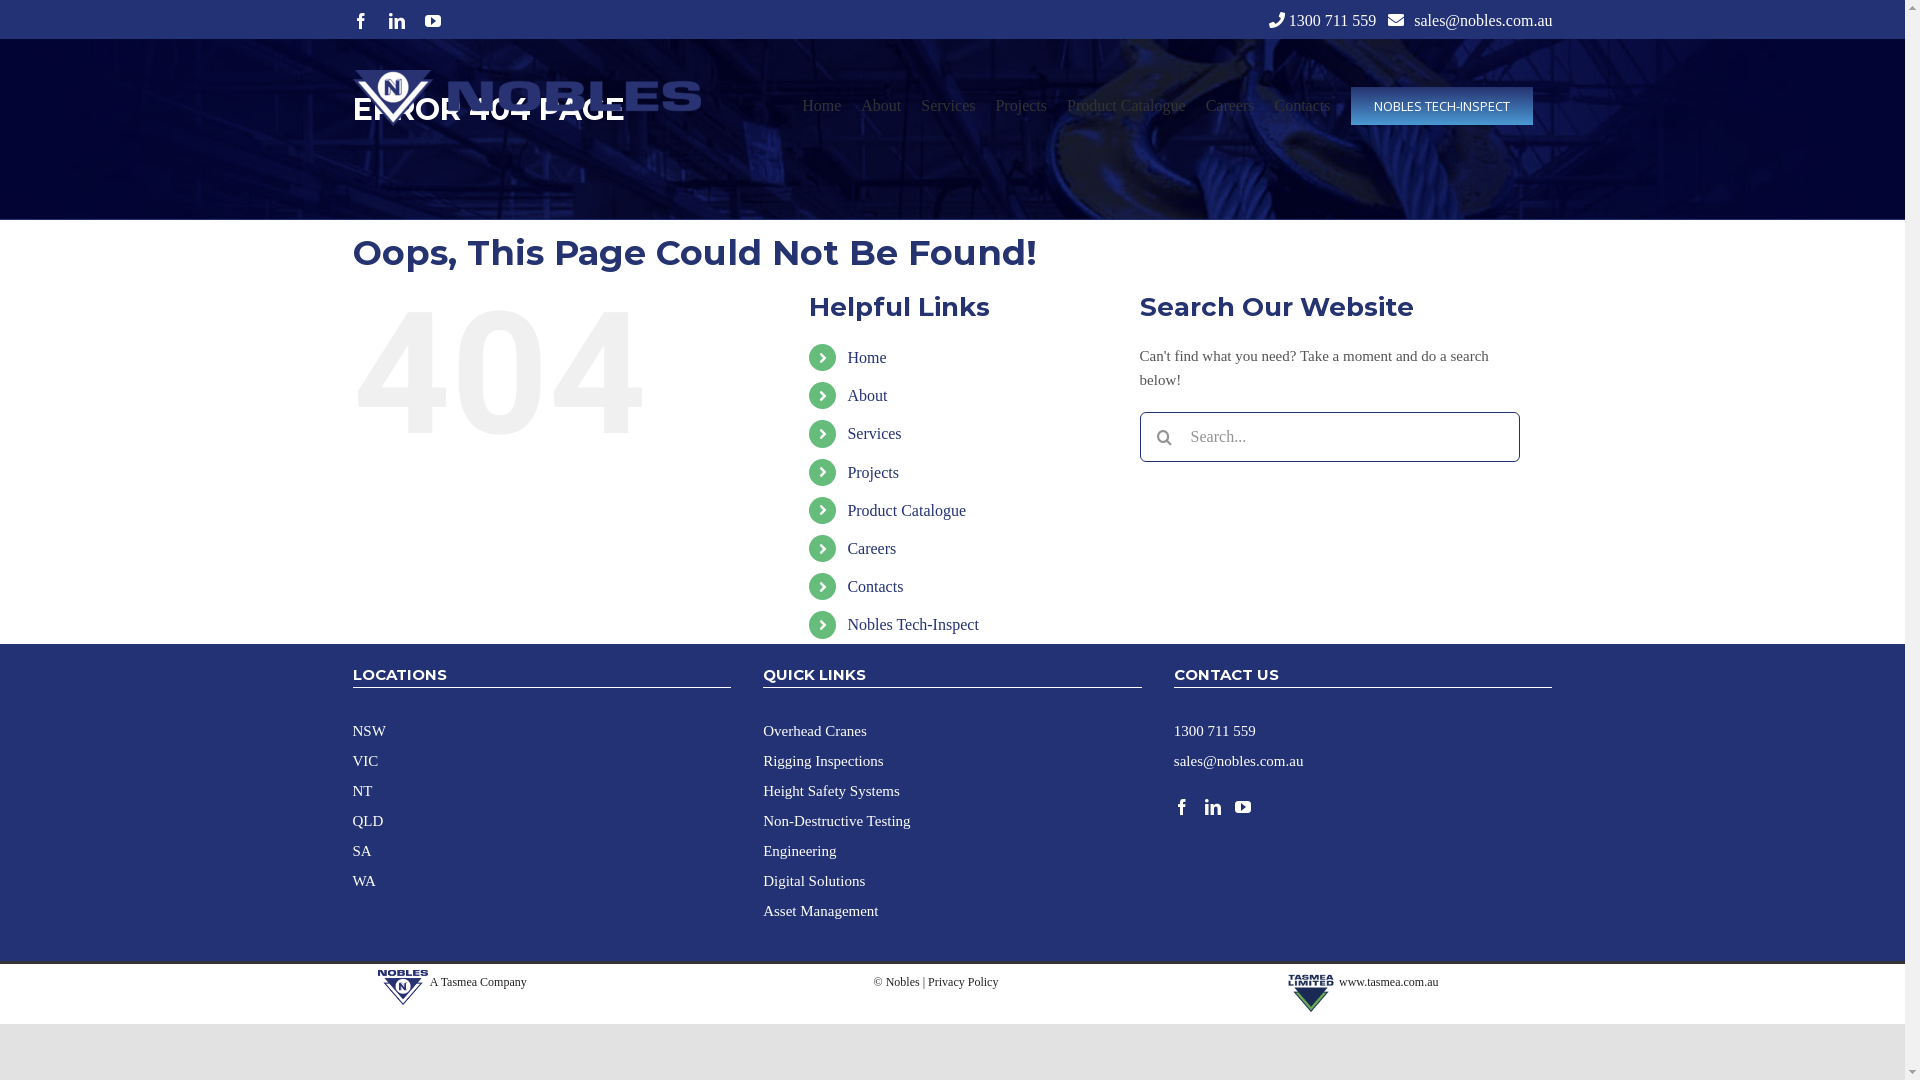 The height and width of the screenshot is (1080, 1920). What do you see at coordinates (1349, 105) in the screenshot?
I see `'NOBLES TECH-INSPECT'` at bounding box center [1349, 105].